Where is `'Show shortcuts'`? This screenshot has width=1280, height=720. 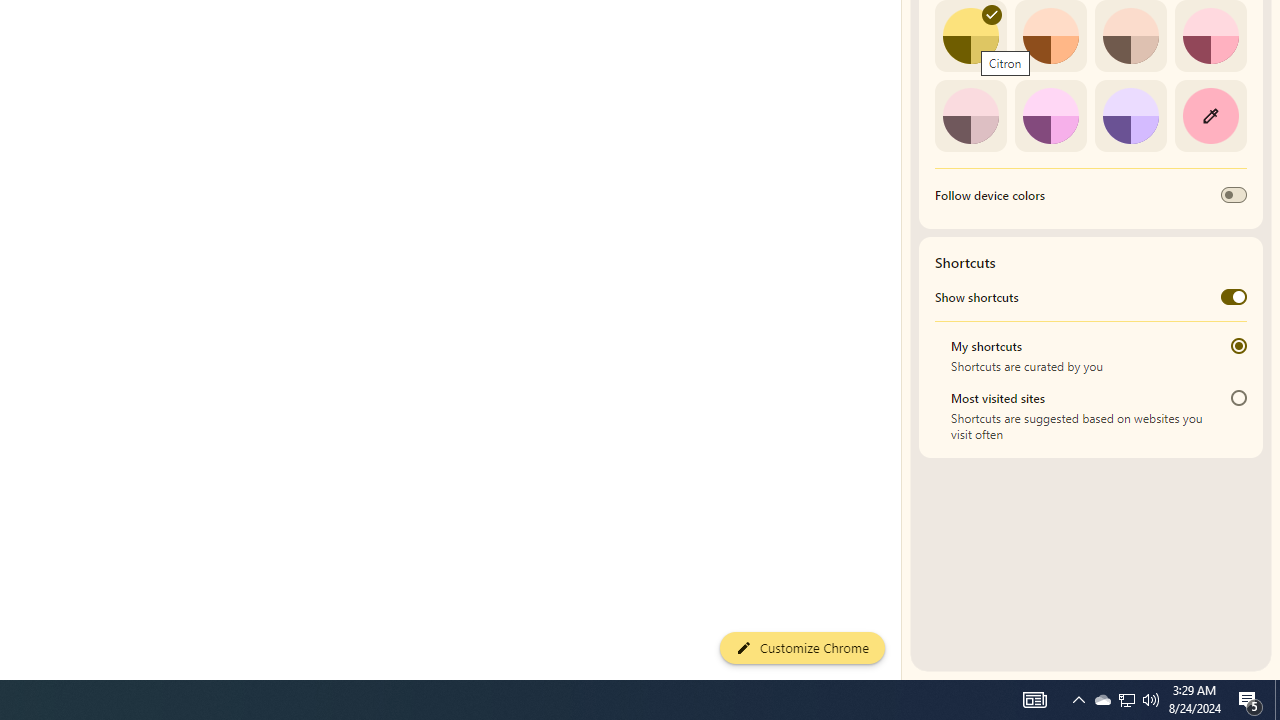 'Show shortcuts' is located at coordinates (1232, 297).